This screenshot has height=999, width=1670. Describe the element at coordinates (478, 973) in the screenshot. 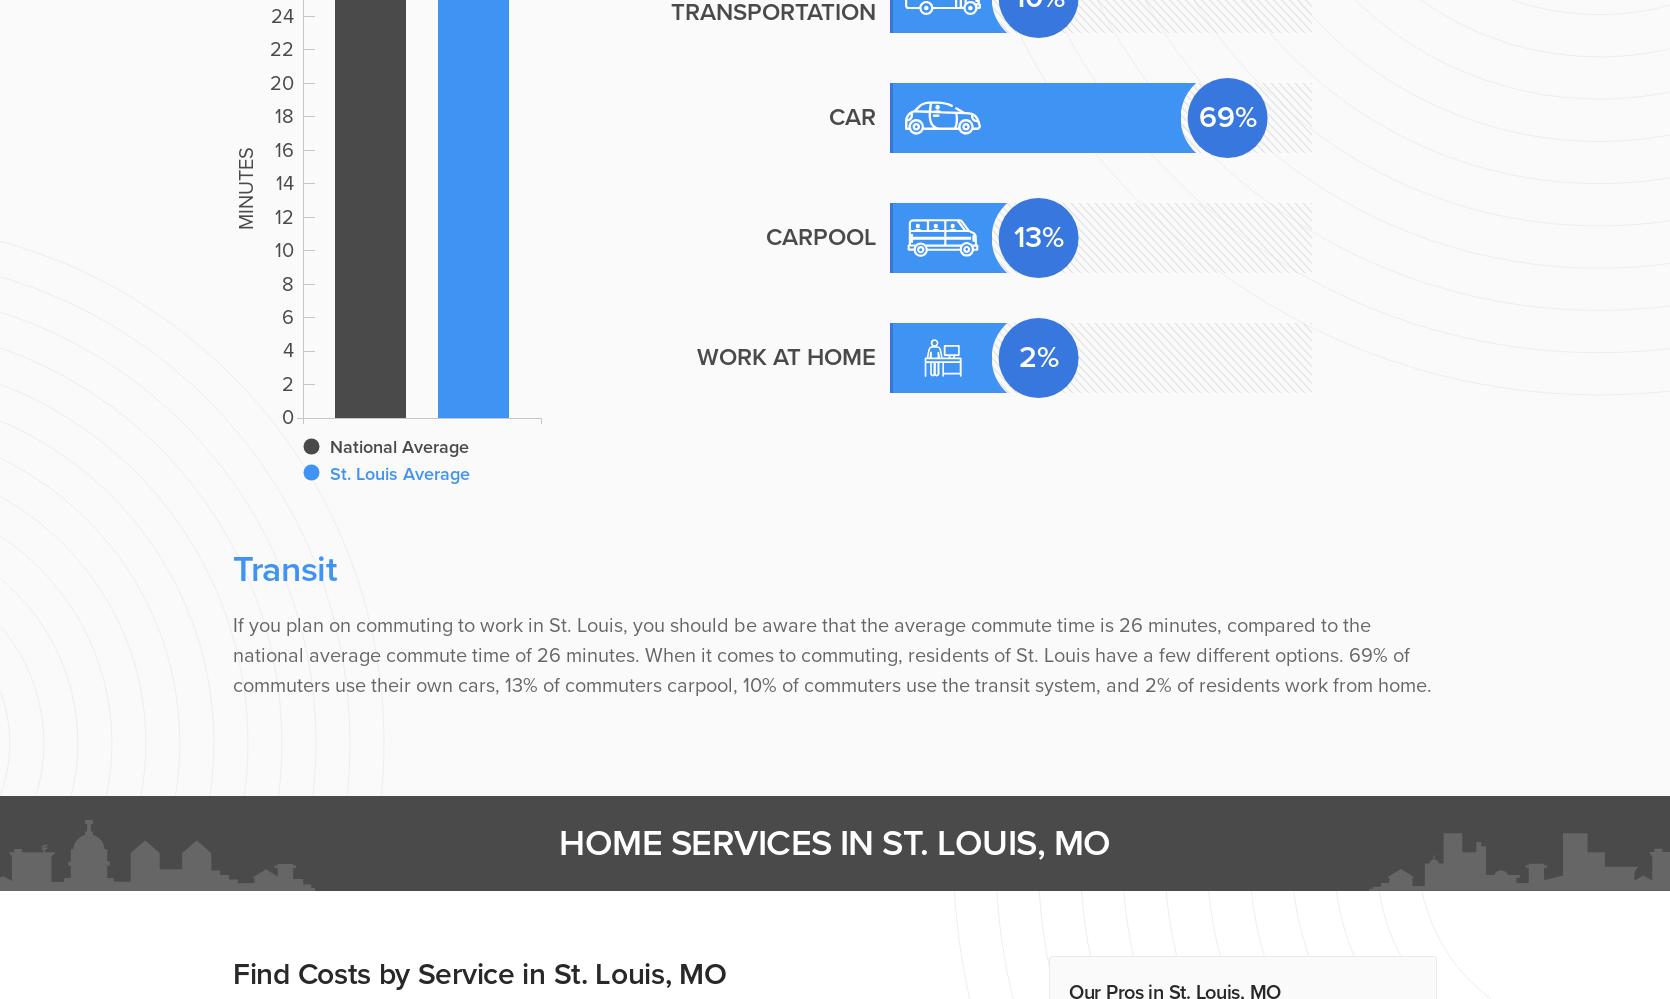

I see `'Find Costs by Service in St. Louis, MO'` at that location.